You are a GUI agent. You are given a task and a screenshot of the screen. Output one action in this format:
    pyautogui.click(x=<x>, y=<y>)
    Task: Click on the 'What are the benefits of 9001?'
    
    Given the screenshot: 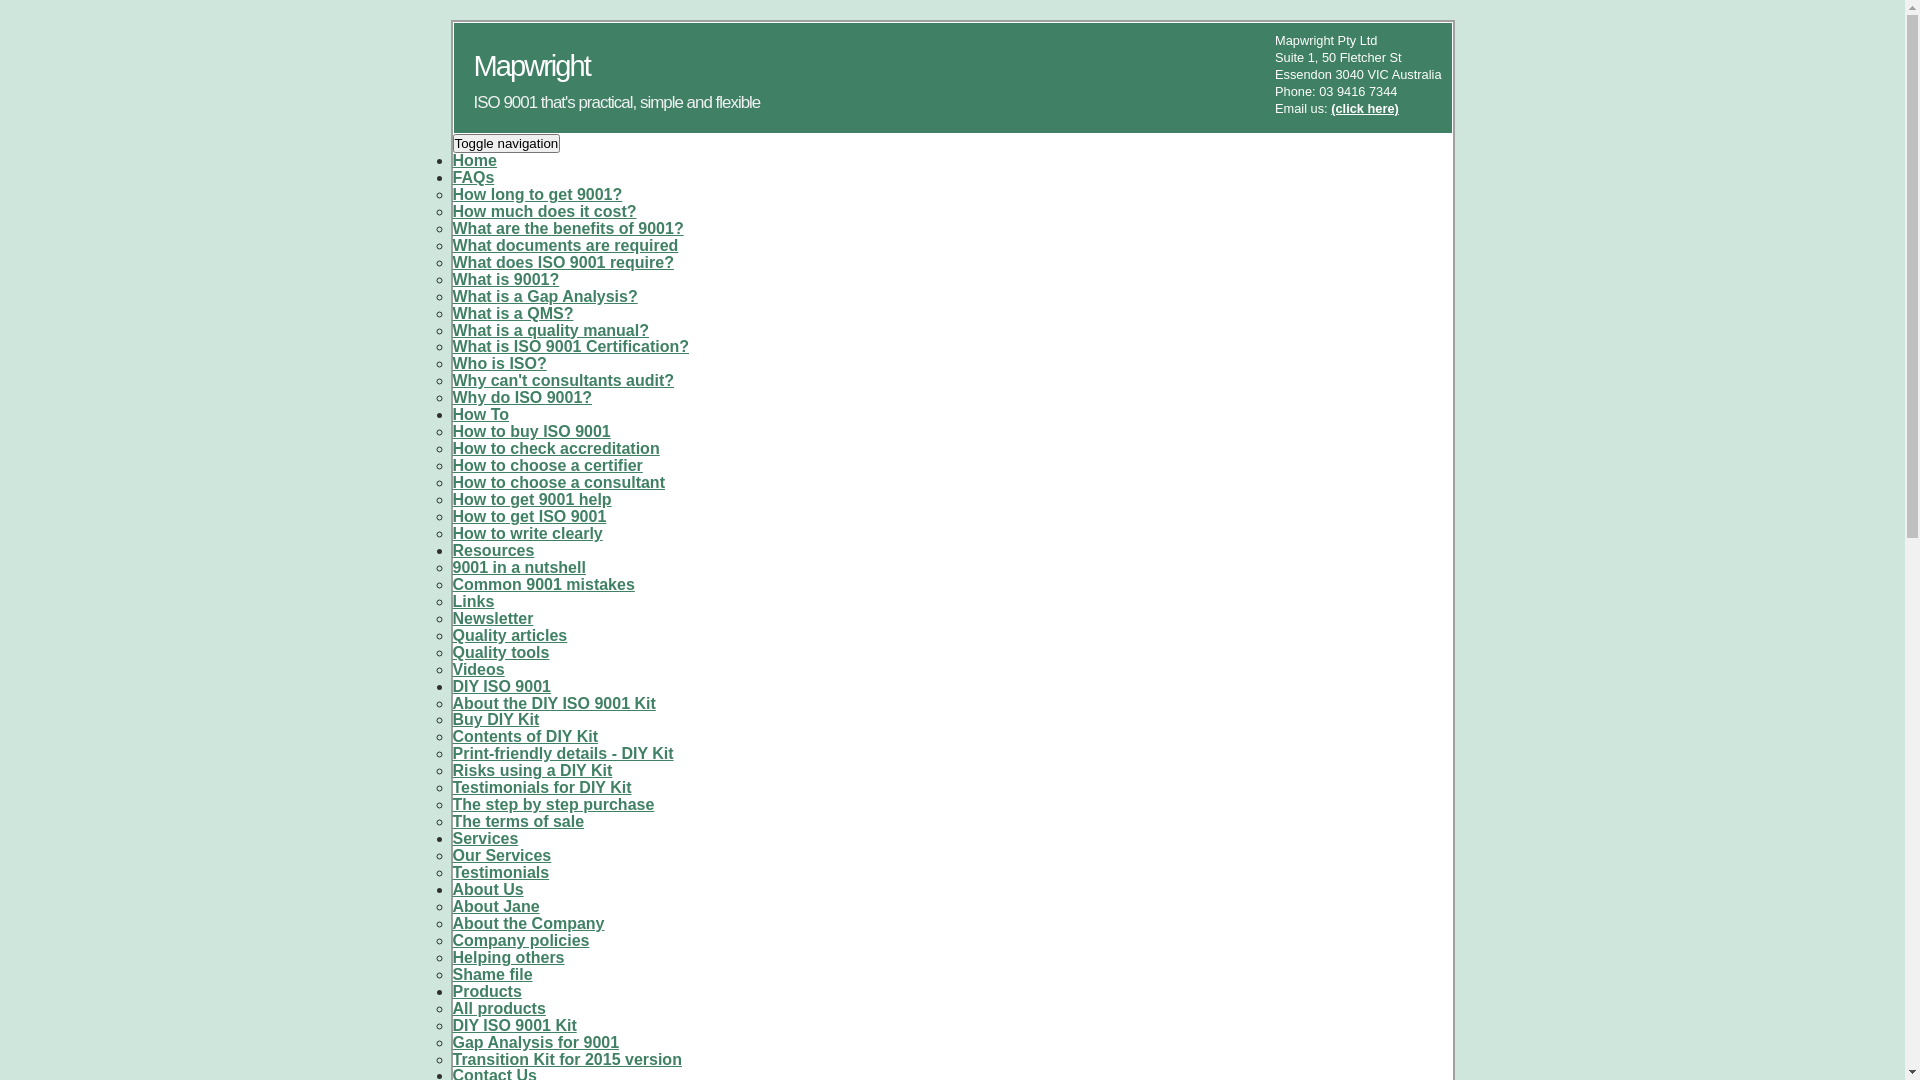 What is the action you would take?
    pyautogui.click(x=566, y=227)
    